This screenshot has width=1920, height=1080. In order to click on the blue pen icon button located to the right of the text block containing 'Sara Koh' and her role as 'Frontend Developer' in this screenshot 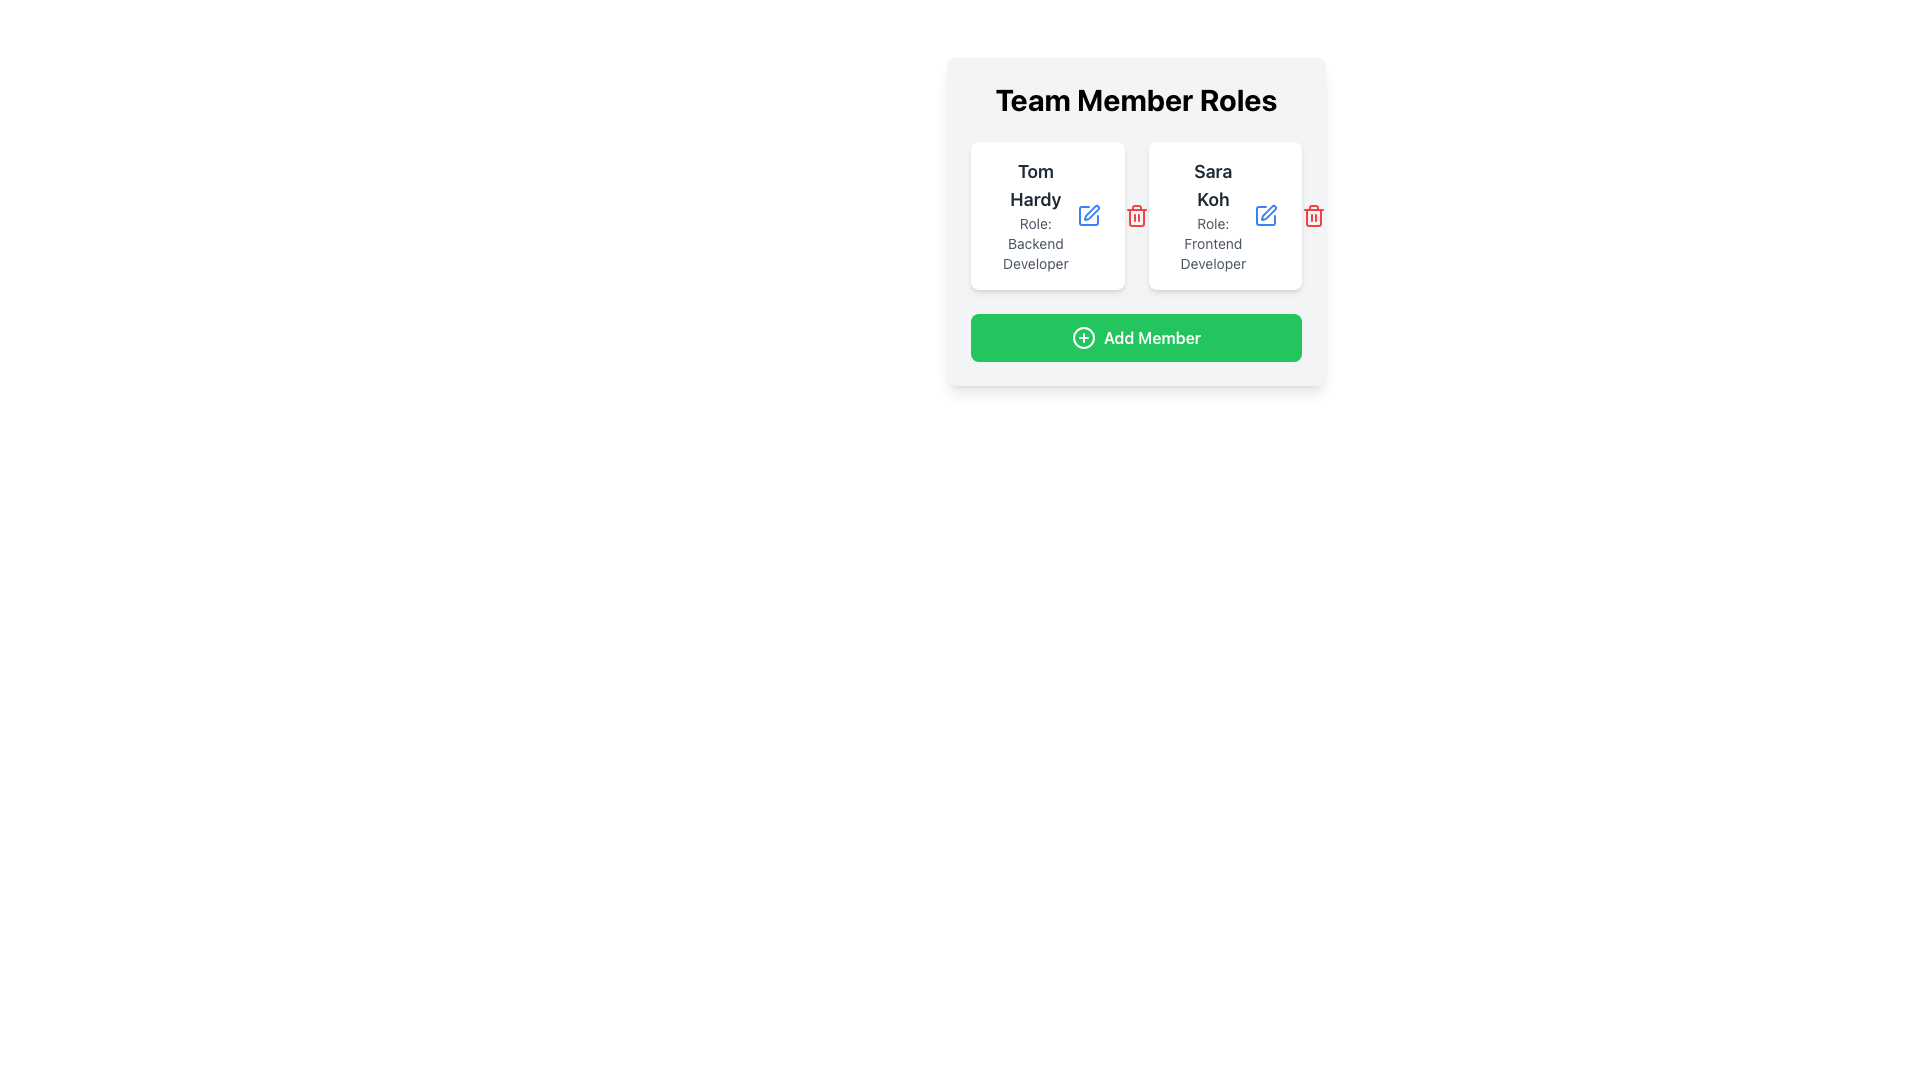, I will do `click(1265, 216)`.